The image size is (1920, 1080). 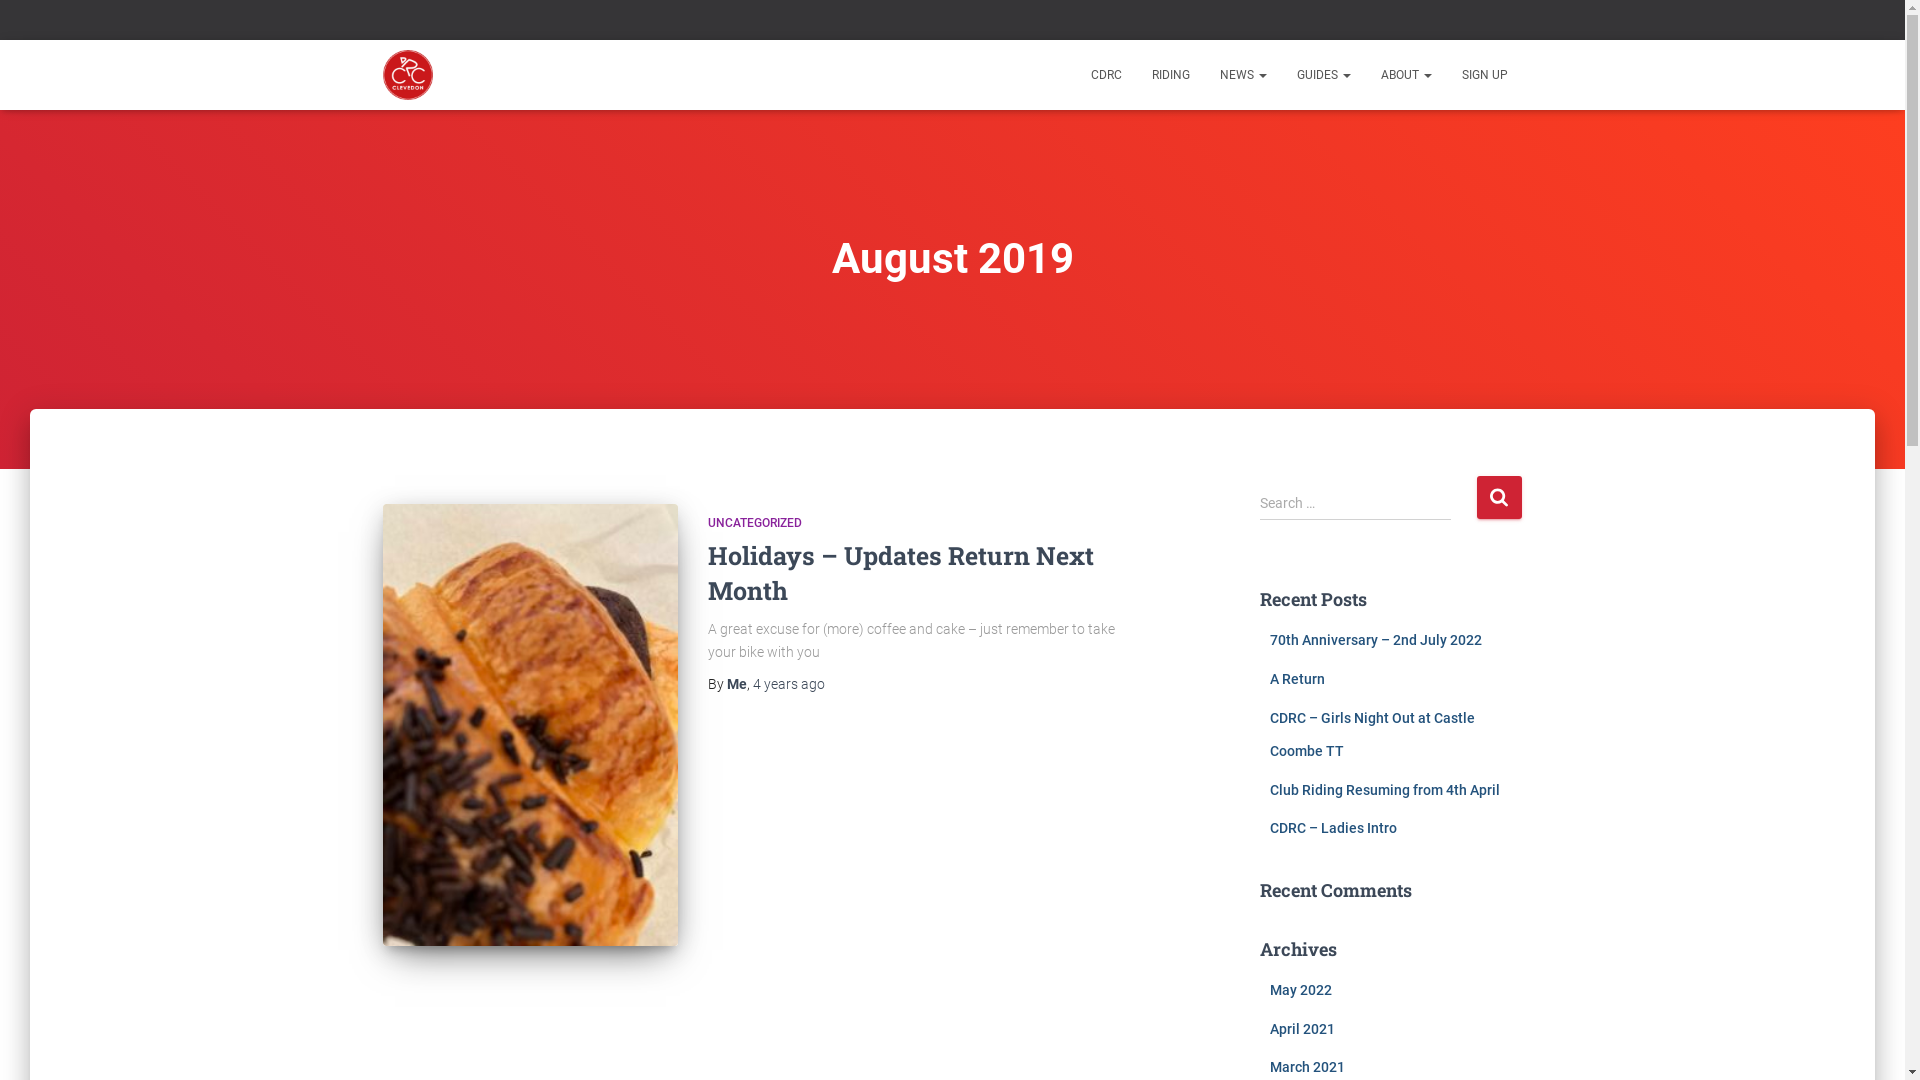 I want to click on 'UNCATEGORIZED', so click(x=708, y=522).